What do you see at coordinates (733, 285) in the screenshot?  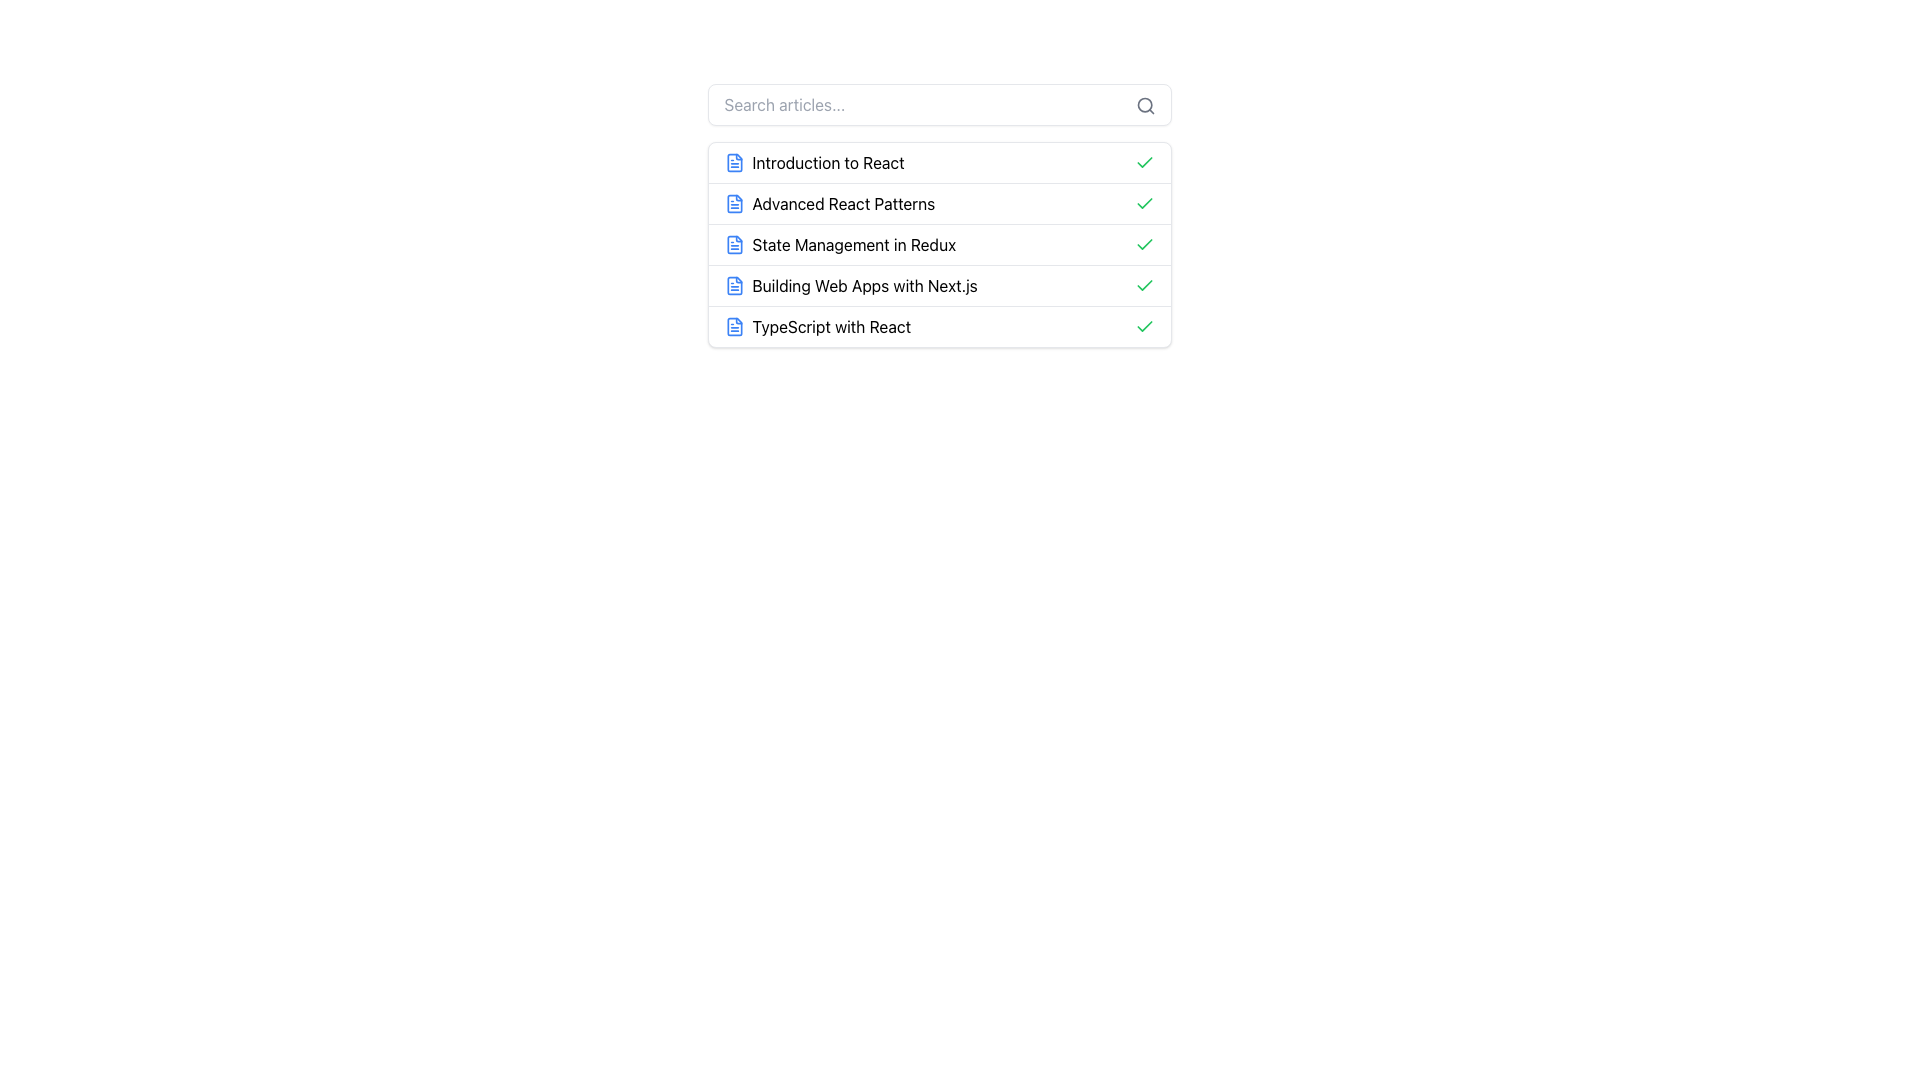 I see `the blue file icon representing a document, located to the left of the text 'Building Web Apps with Next.js' in the fourth item of the list` at bounding box center [733, 285].